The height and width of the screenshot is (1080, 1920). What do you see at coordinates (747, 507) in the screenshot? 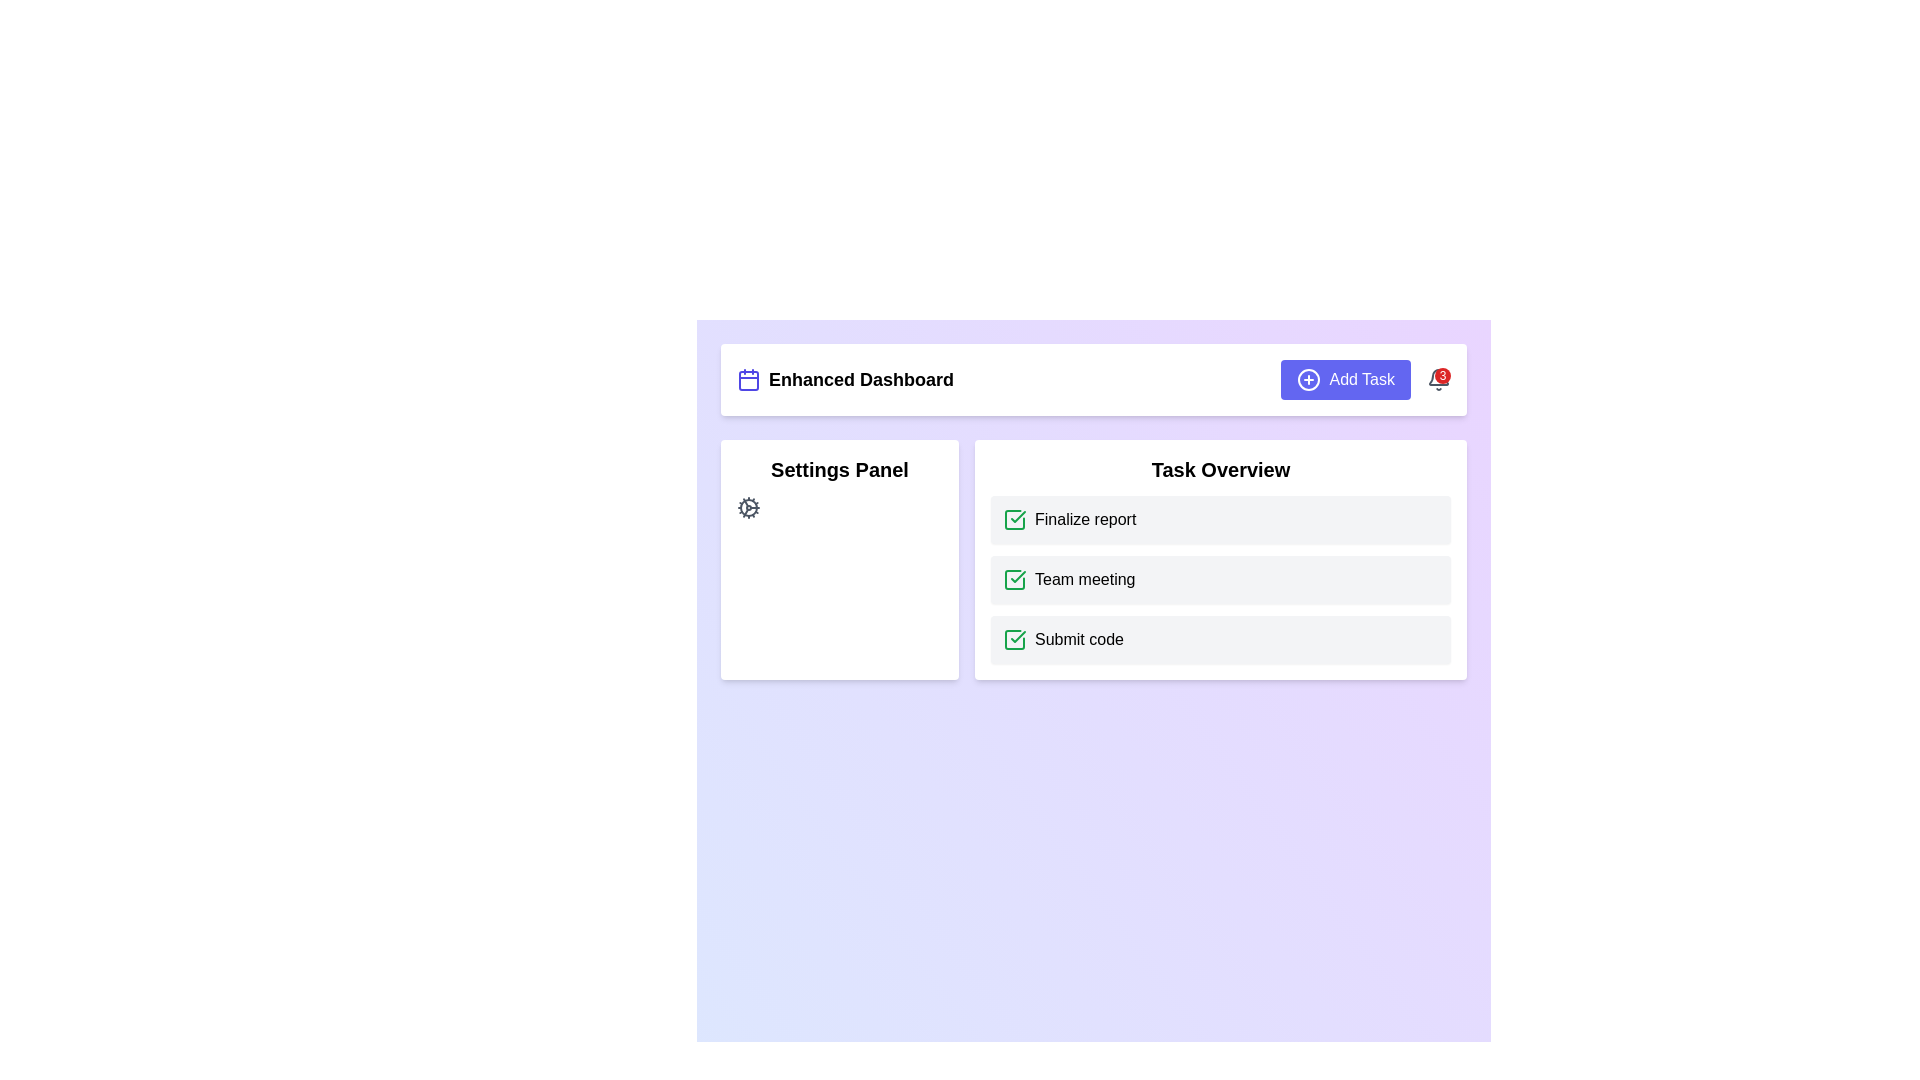
I see `the central circular region of the gear-shaped configuration icon located on the left side of the interface under the Settings Panel header` at bounding box center [747, 507].